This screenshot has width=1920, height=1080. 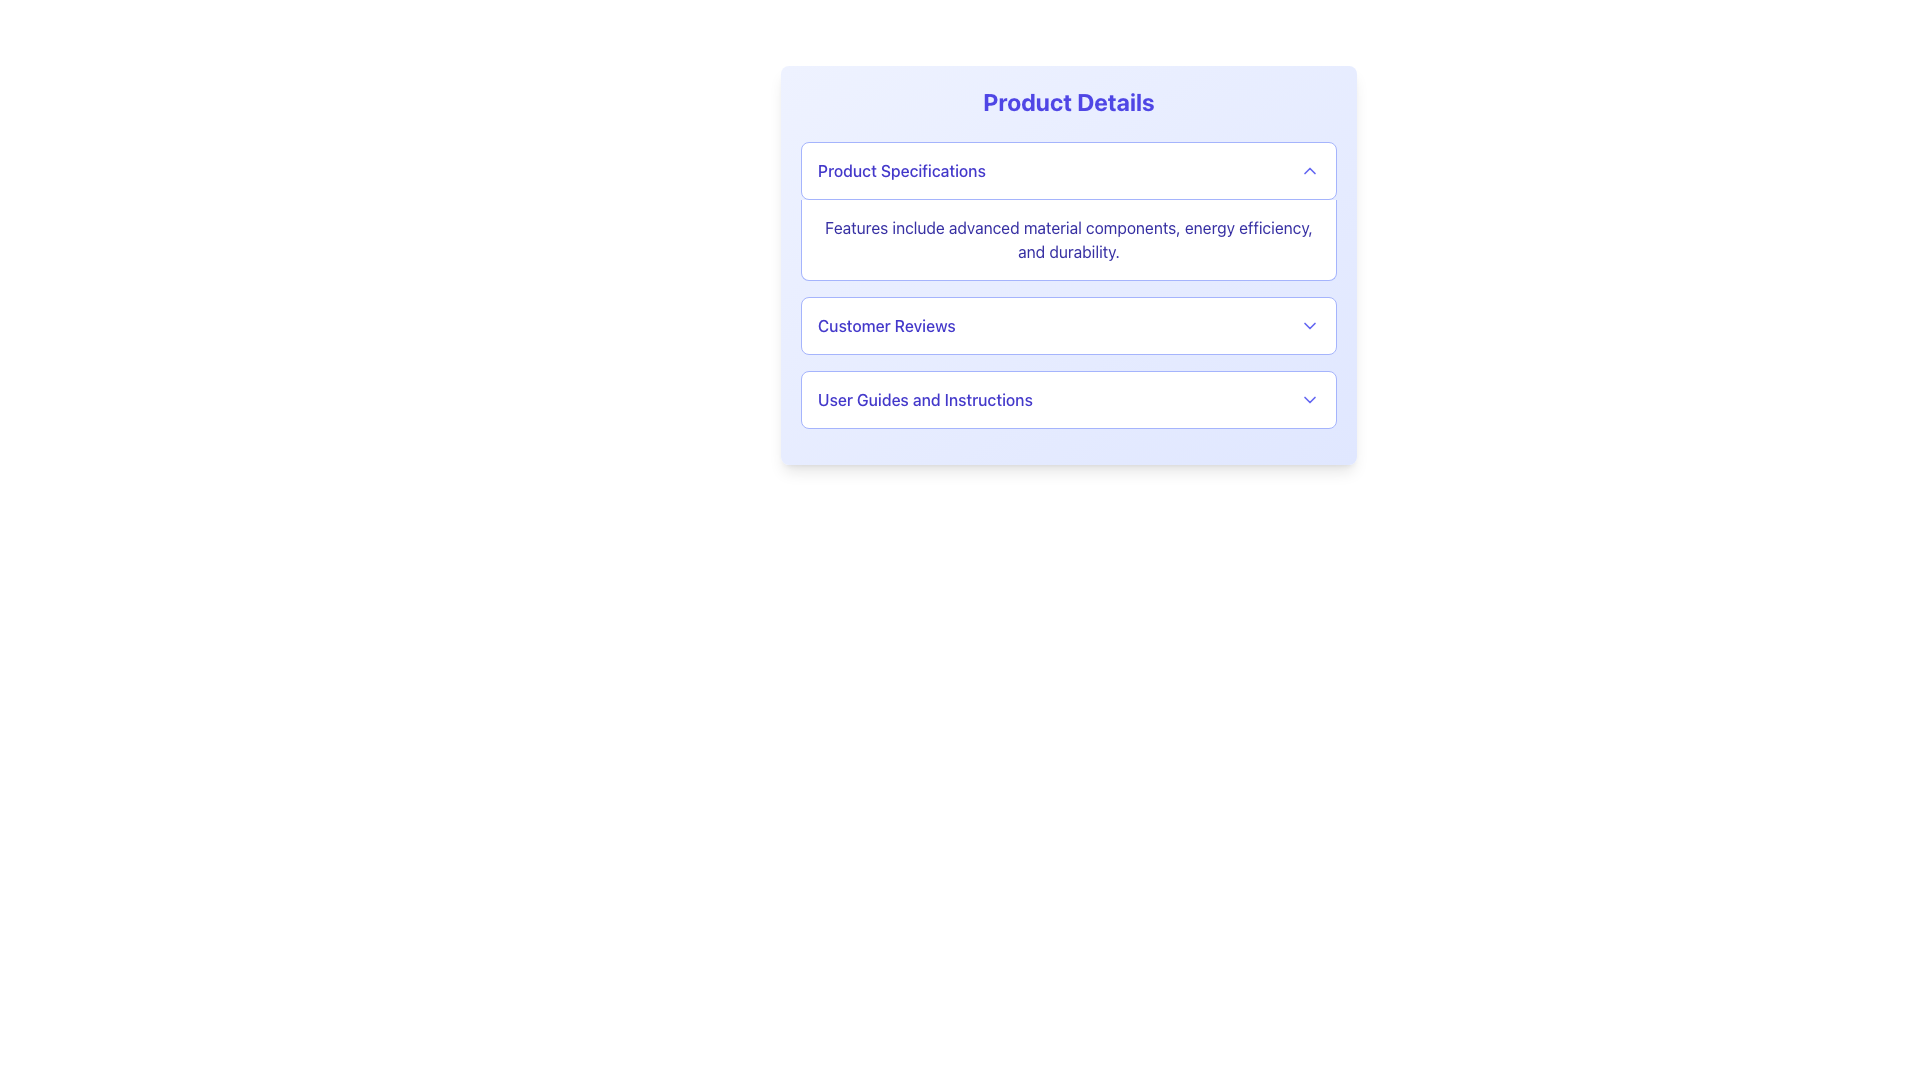 What do you see at coordinates (1310, 325) in the screenshot?
I see `the chevron down icon located at the right edge of the 'Customer Reviews' section` at bounding box center [1310, 325].